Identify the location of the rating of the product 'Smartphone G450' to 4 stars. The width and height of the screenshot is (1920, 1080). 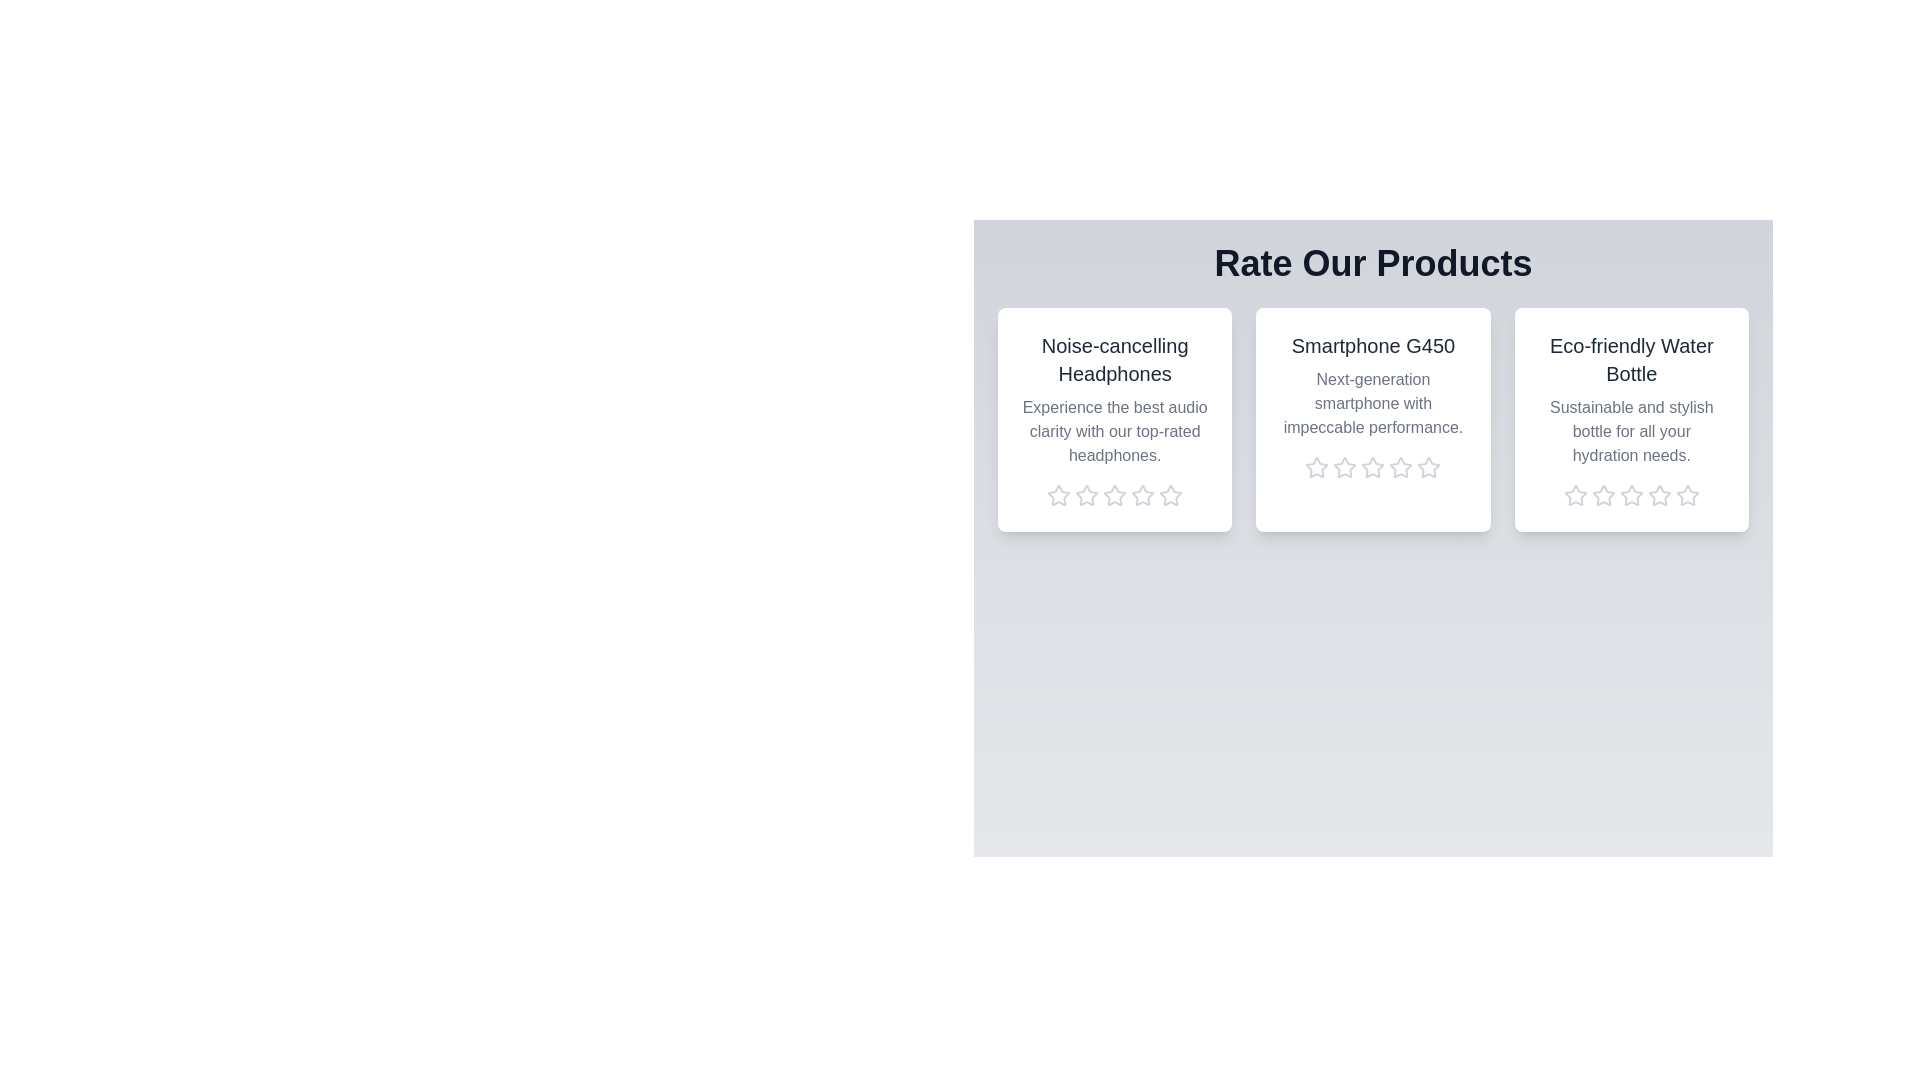
(1400, 467).